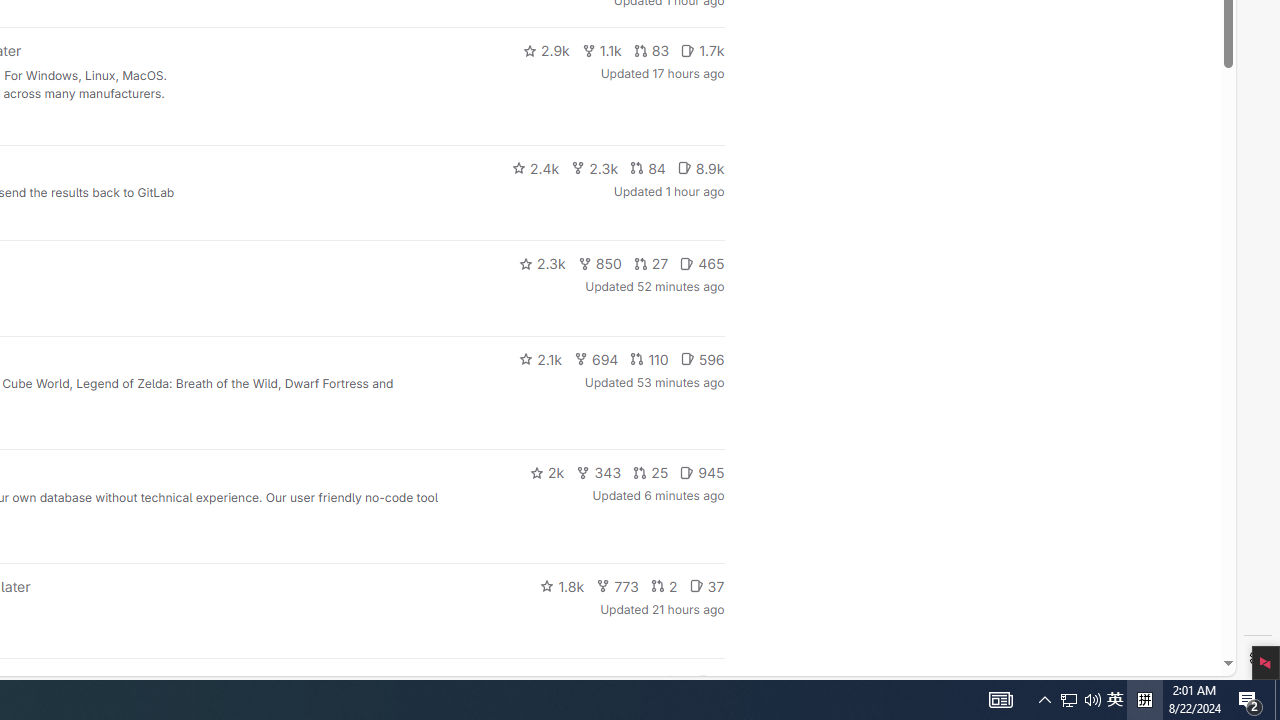 Image resolution: width=1280 pixels, height=720 pixels. Describe the element at coordinates (702, 50) in the screenshot. I see `'1.7k'` at that location.